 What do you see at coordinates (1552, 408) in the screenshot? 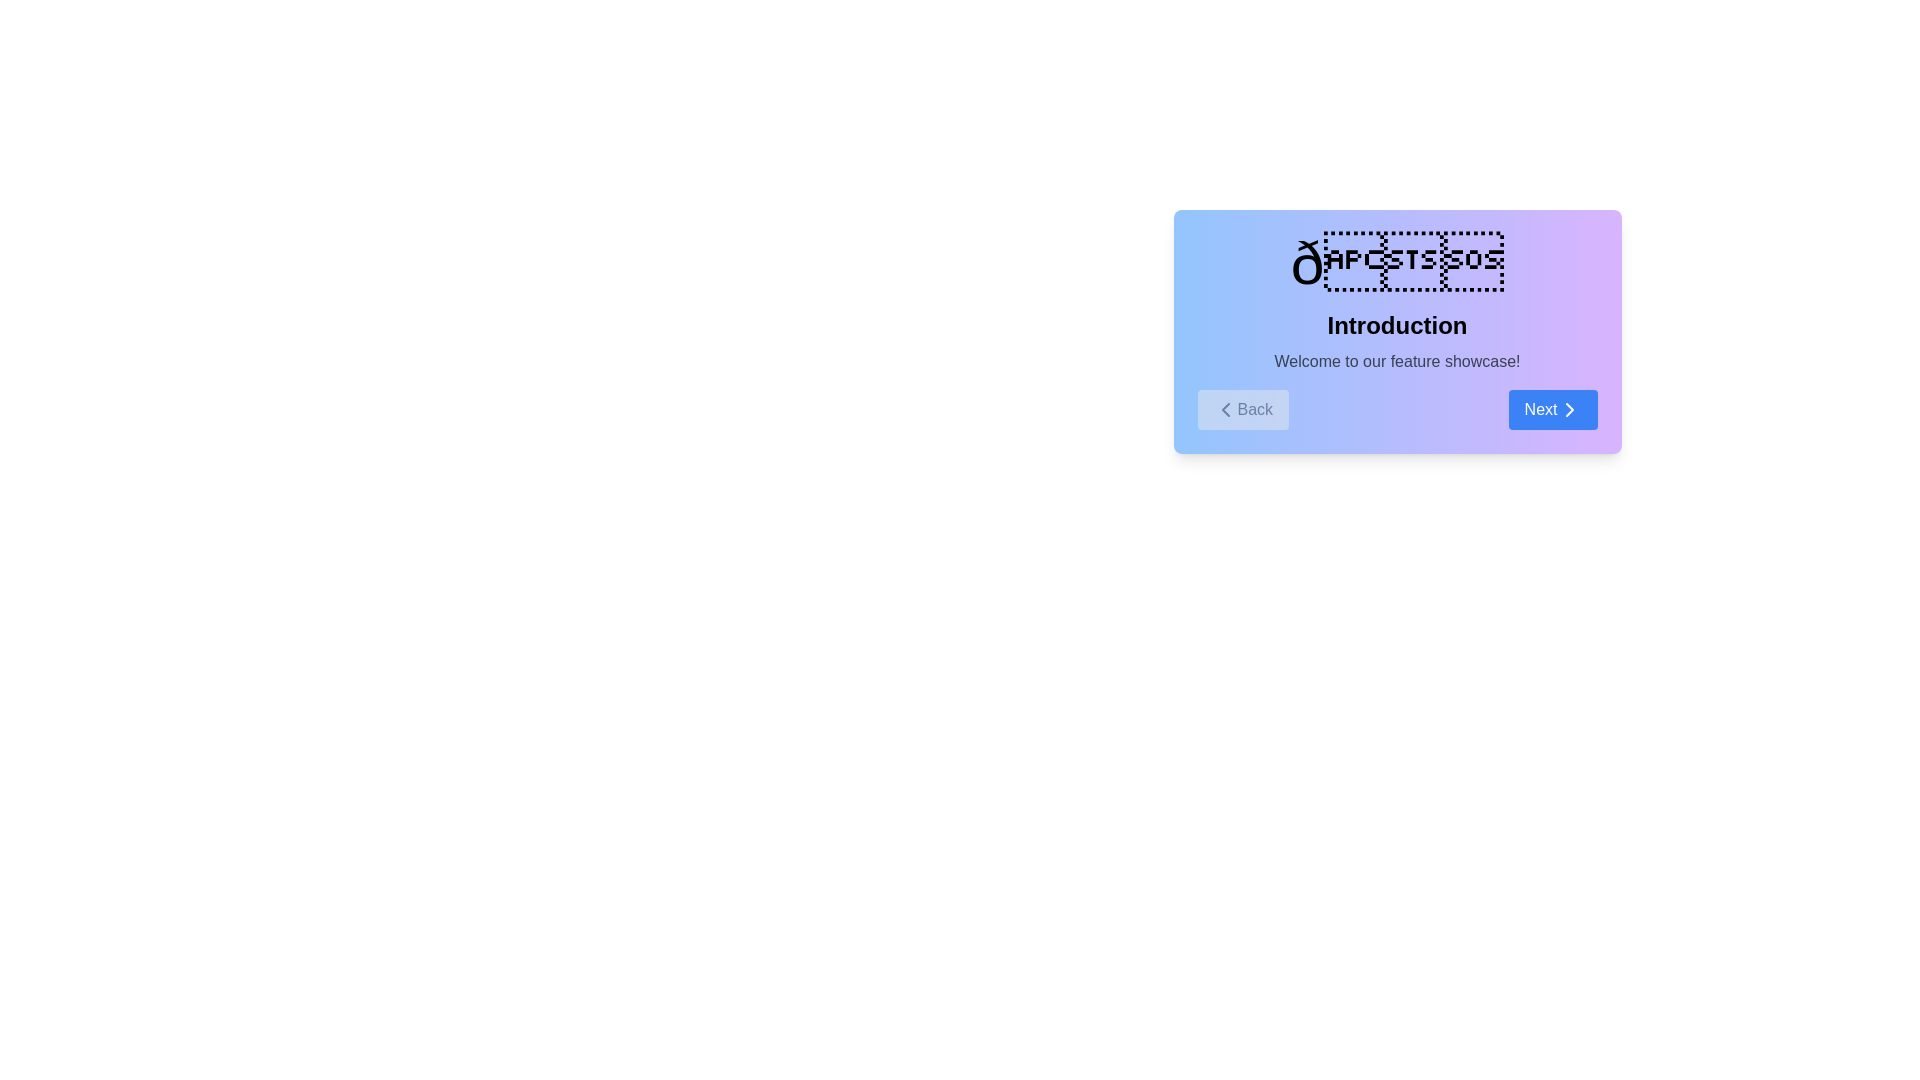
I see `the 'Next' button to navigate to the next step` at bounding box center [1552, 408].